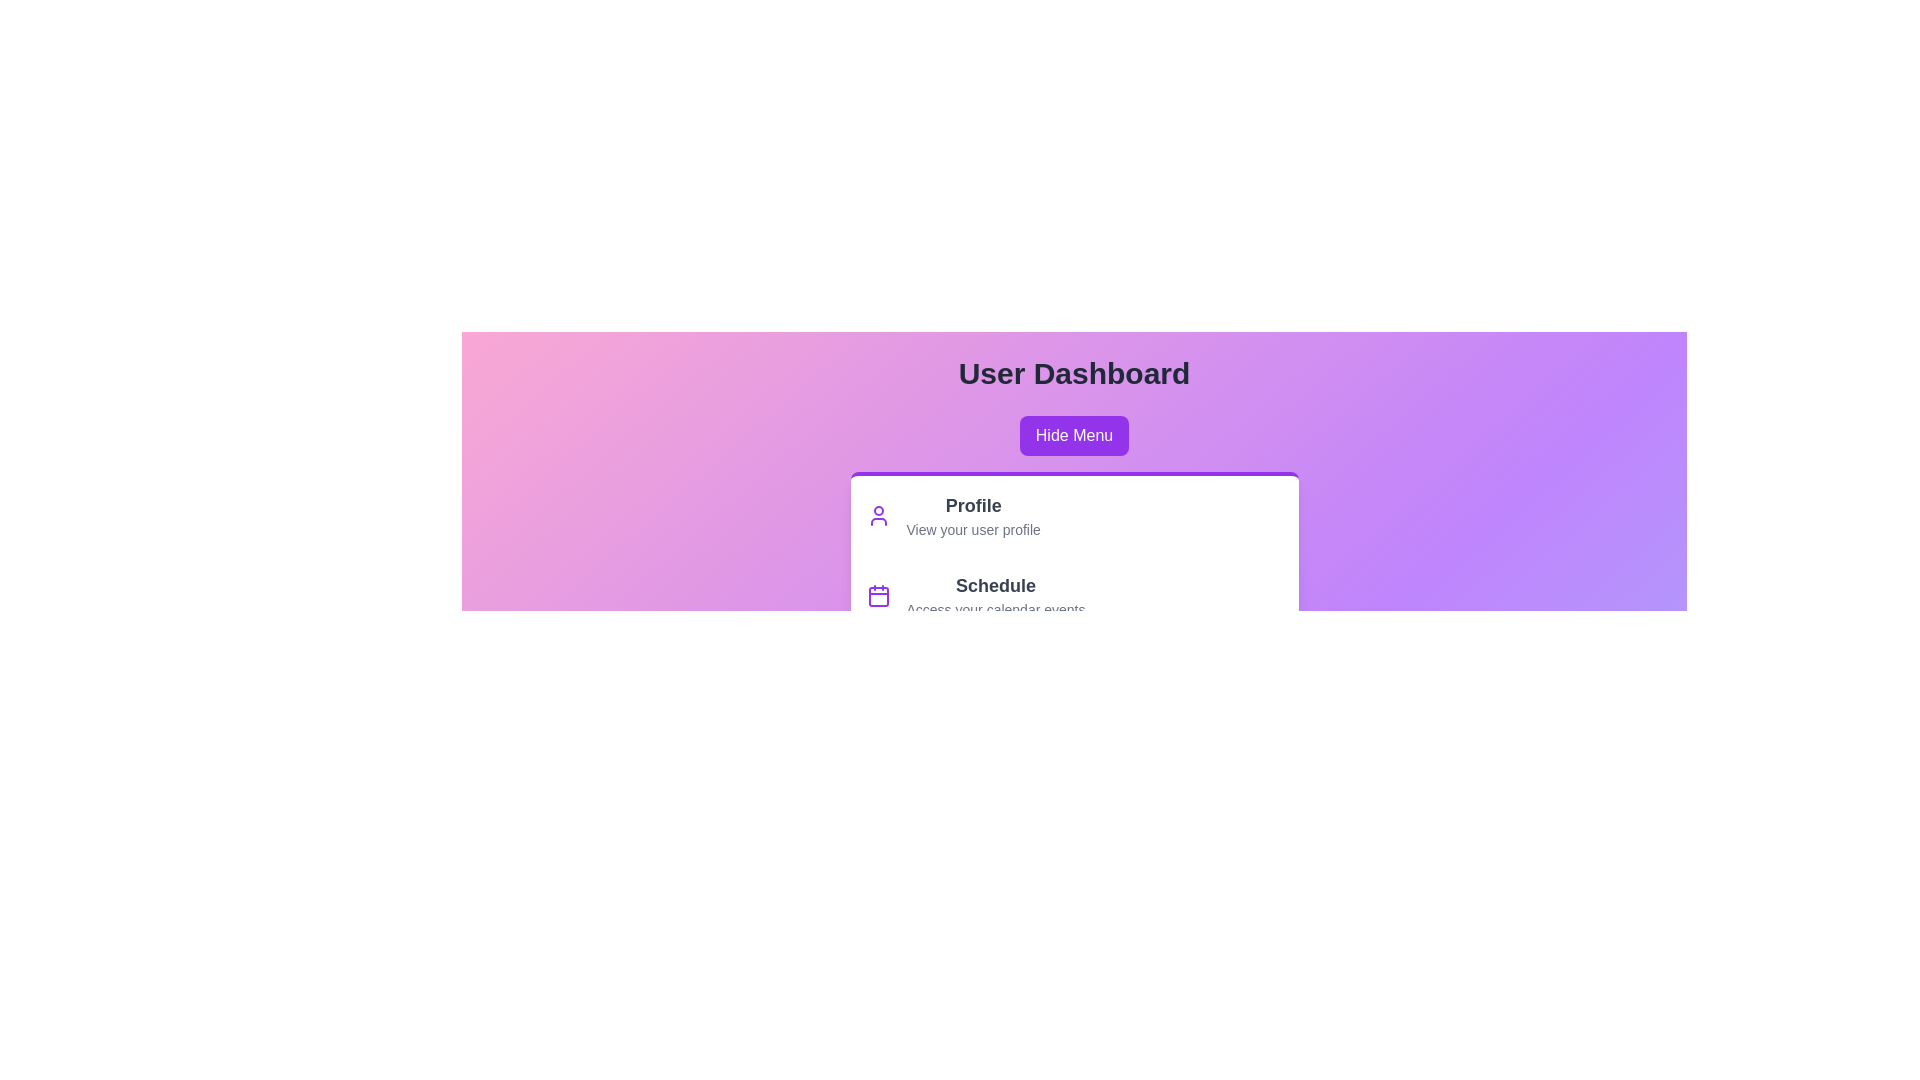 The width and height of the screenshot is (1920, 1080). I want to click on the 'Hide Menu' button to toggle the menu visibility, so click(1073, 434).